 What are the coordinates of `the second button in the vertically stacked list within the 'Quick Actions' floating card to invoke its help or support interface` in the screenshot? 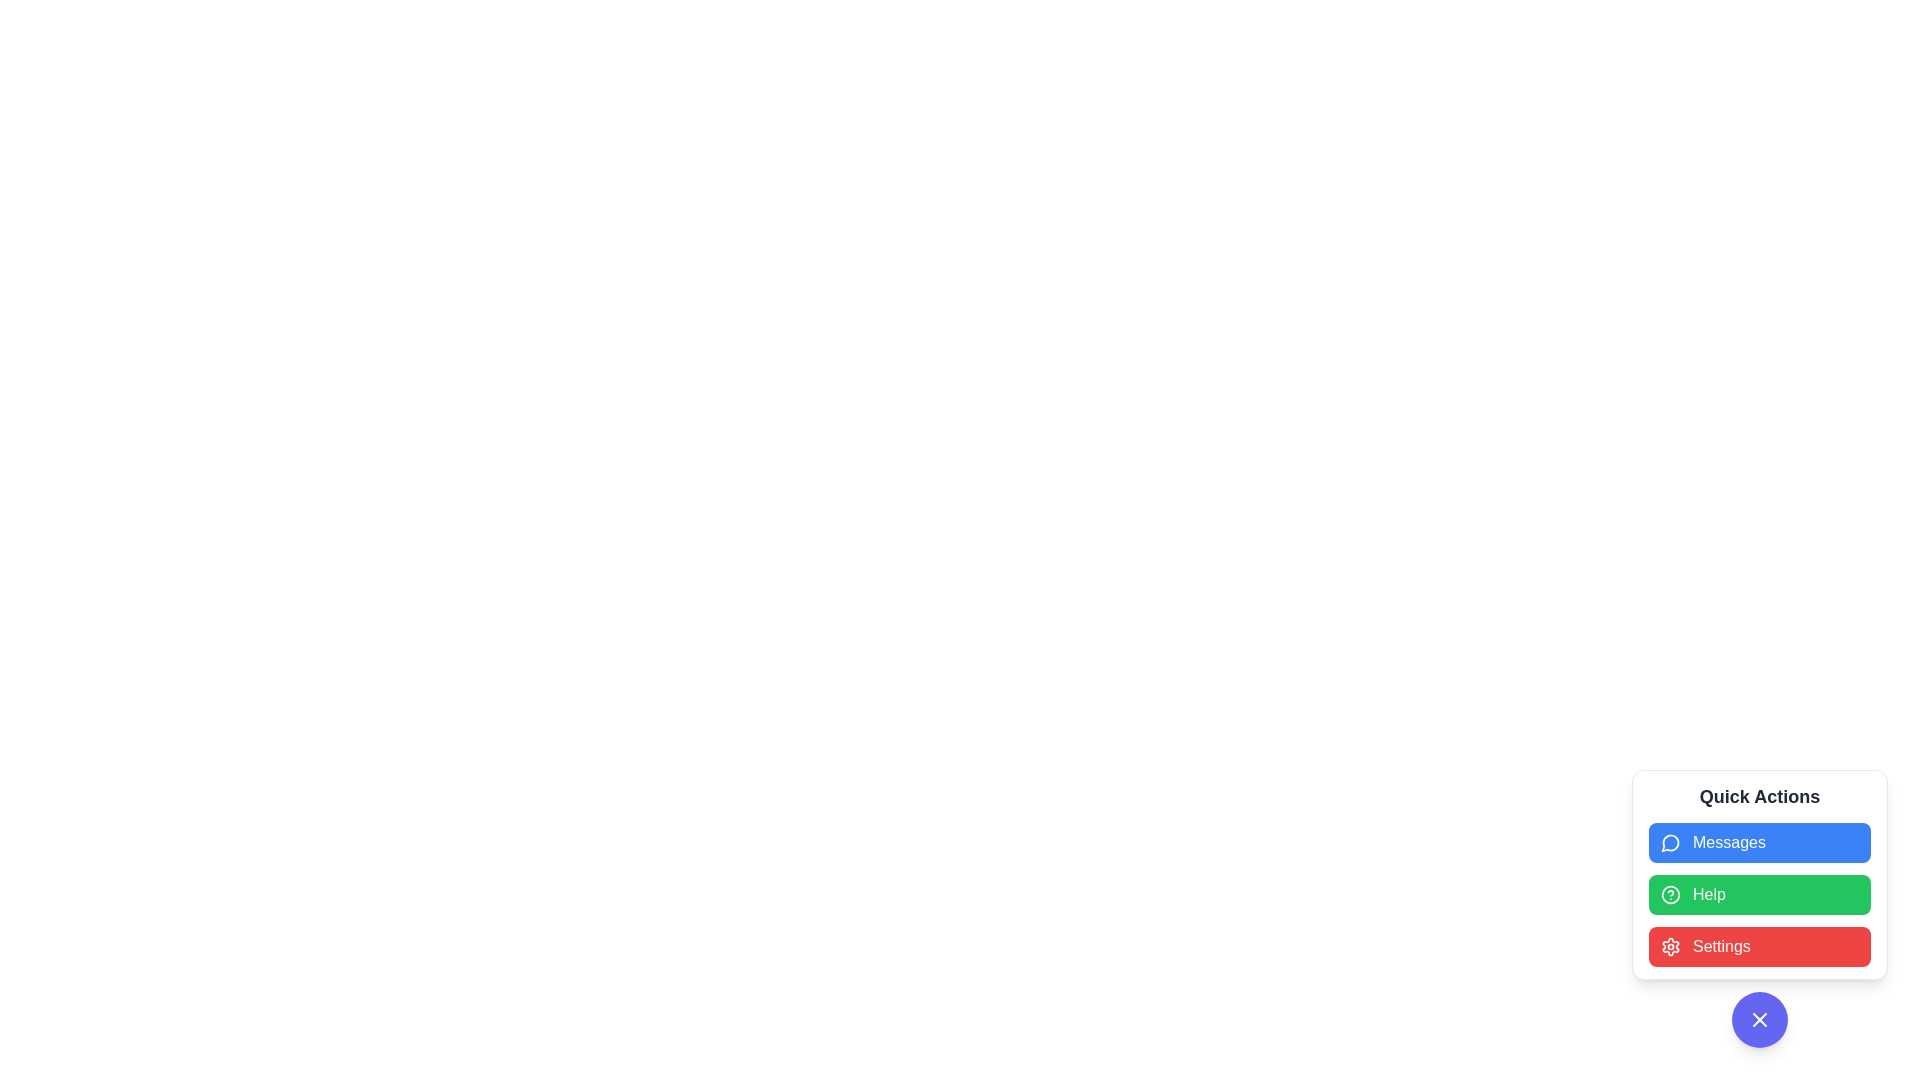 It's located at (1760, 909).